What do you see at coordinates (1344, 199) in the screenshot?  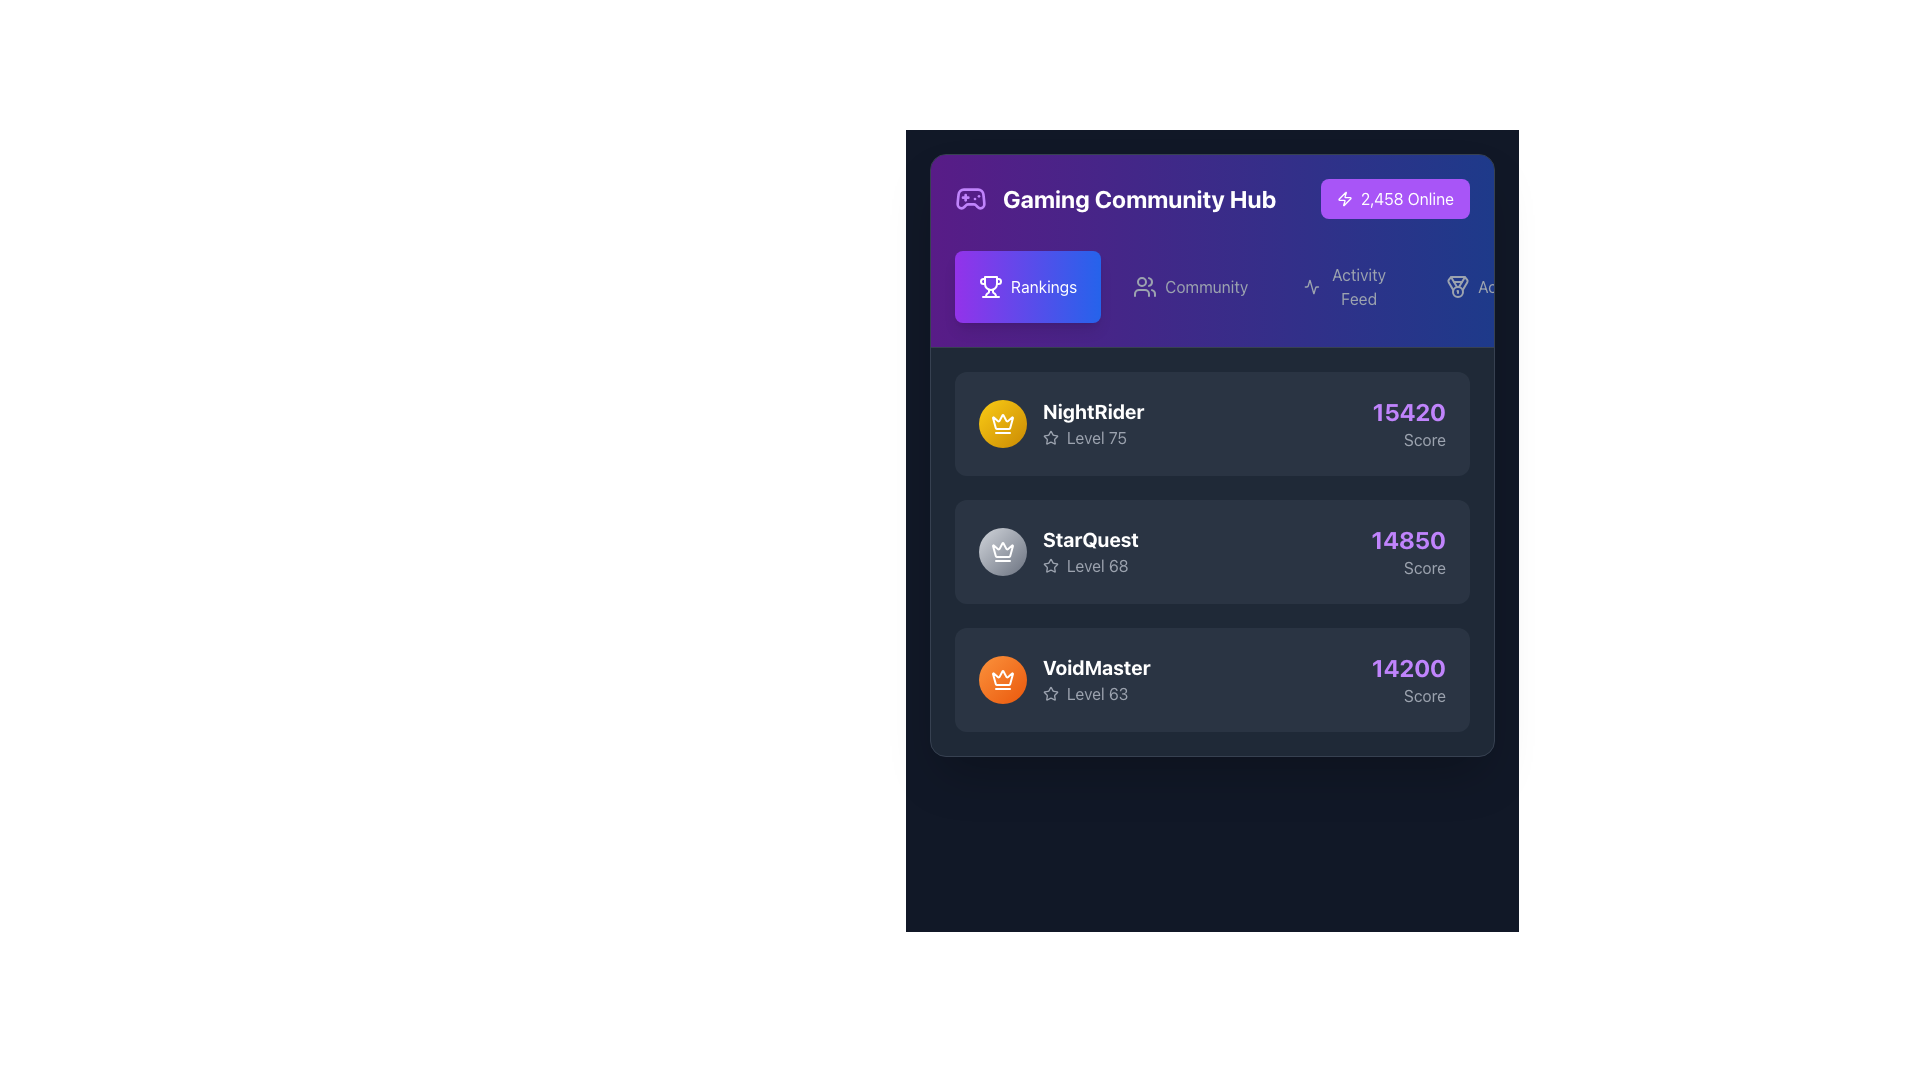 I see `the lightning bolt-shaped icon button with a purple background located in the navigation bar at the top of the interface` at bounding box center [1344, 199].